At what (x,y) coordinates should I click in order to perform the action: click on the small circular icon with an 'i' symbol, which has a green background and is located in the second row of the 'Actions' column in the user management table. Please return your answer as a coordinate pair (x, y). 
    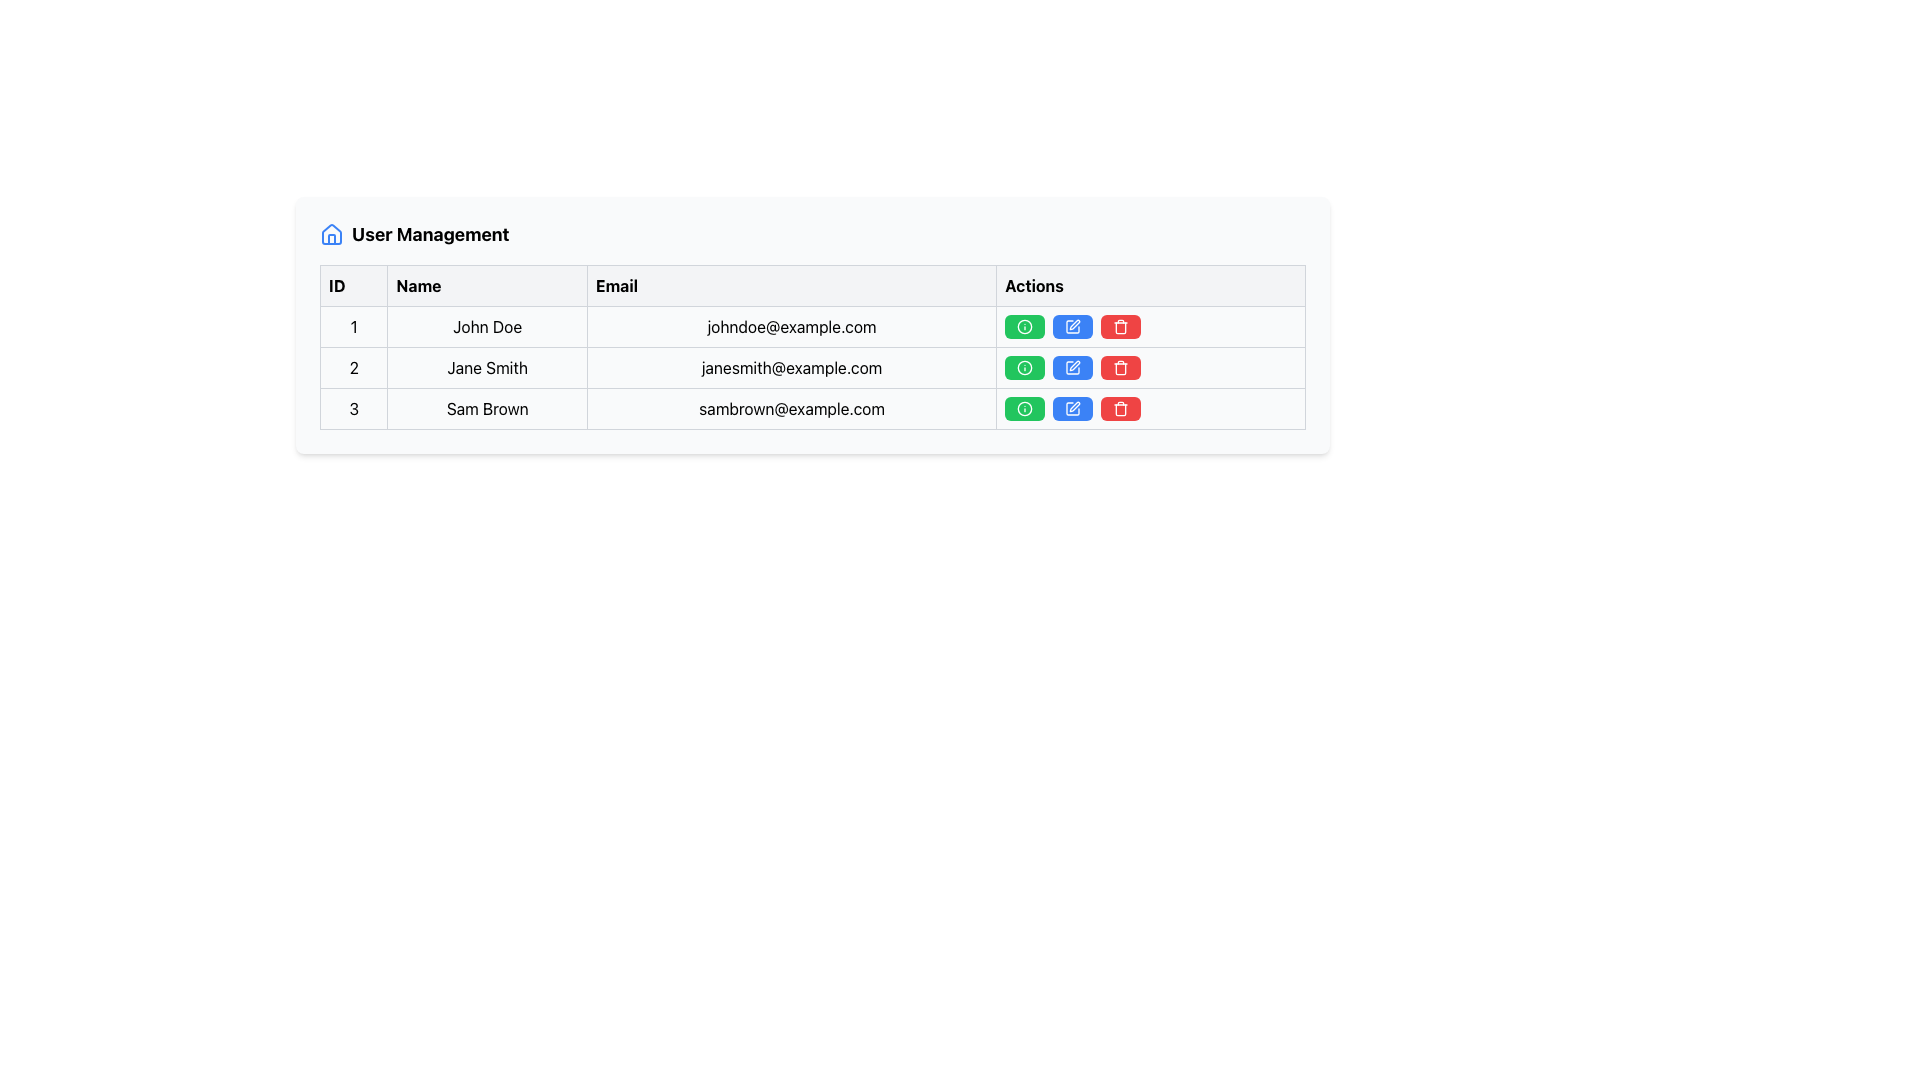
    Looking at the image, I should click on (1025, 367).